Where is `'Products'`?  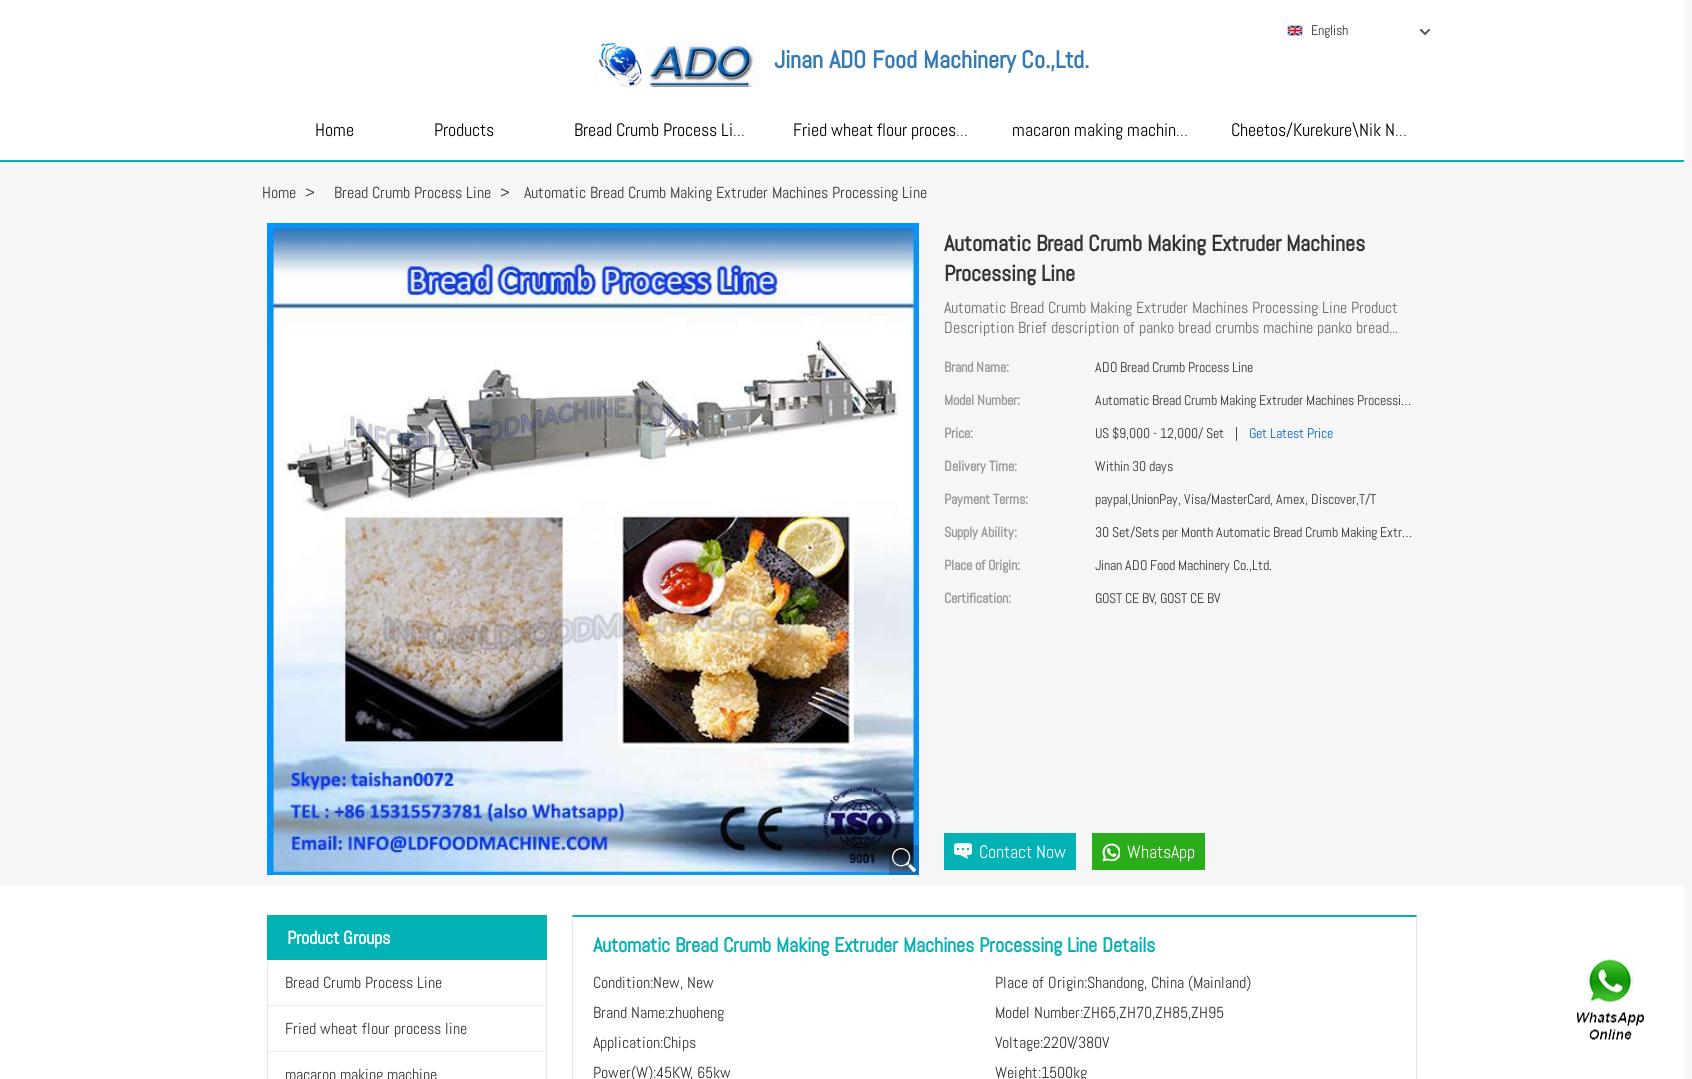 'Products' is located at coordinates (461, 128).